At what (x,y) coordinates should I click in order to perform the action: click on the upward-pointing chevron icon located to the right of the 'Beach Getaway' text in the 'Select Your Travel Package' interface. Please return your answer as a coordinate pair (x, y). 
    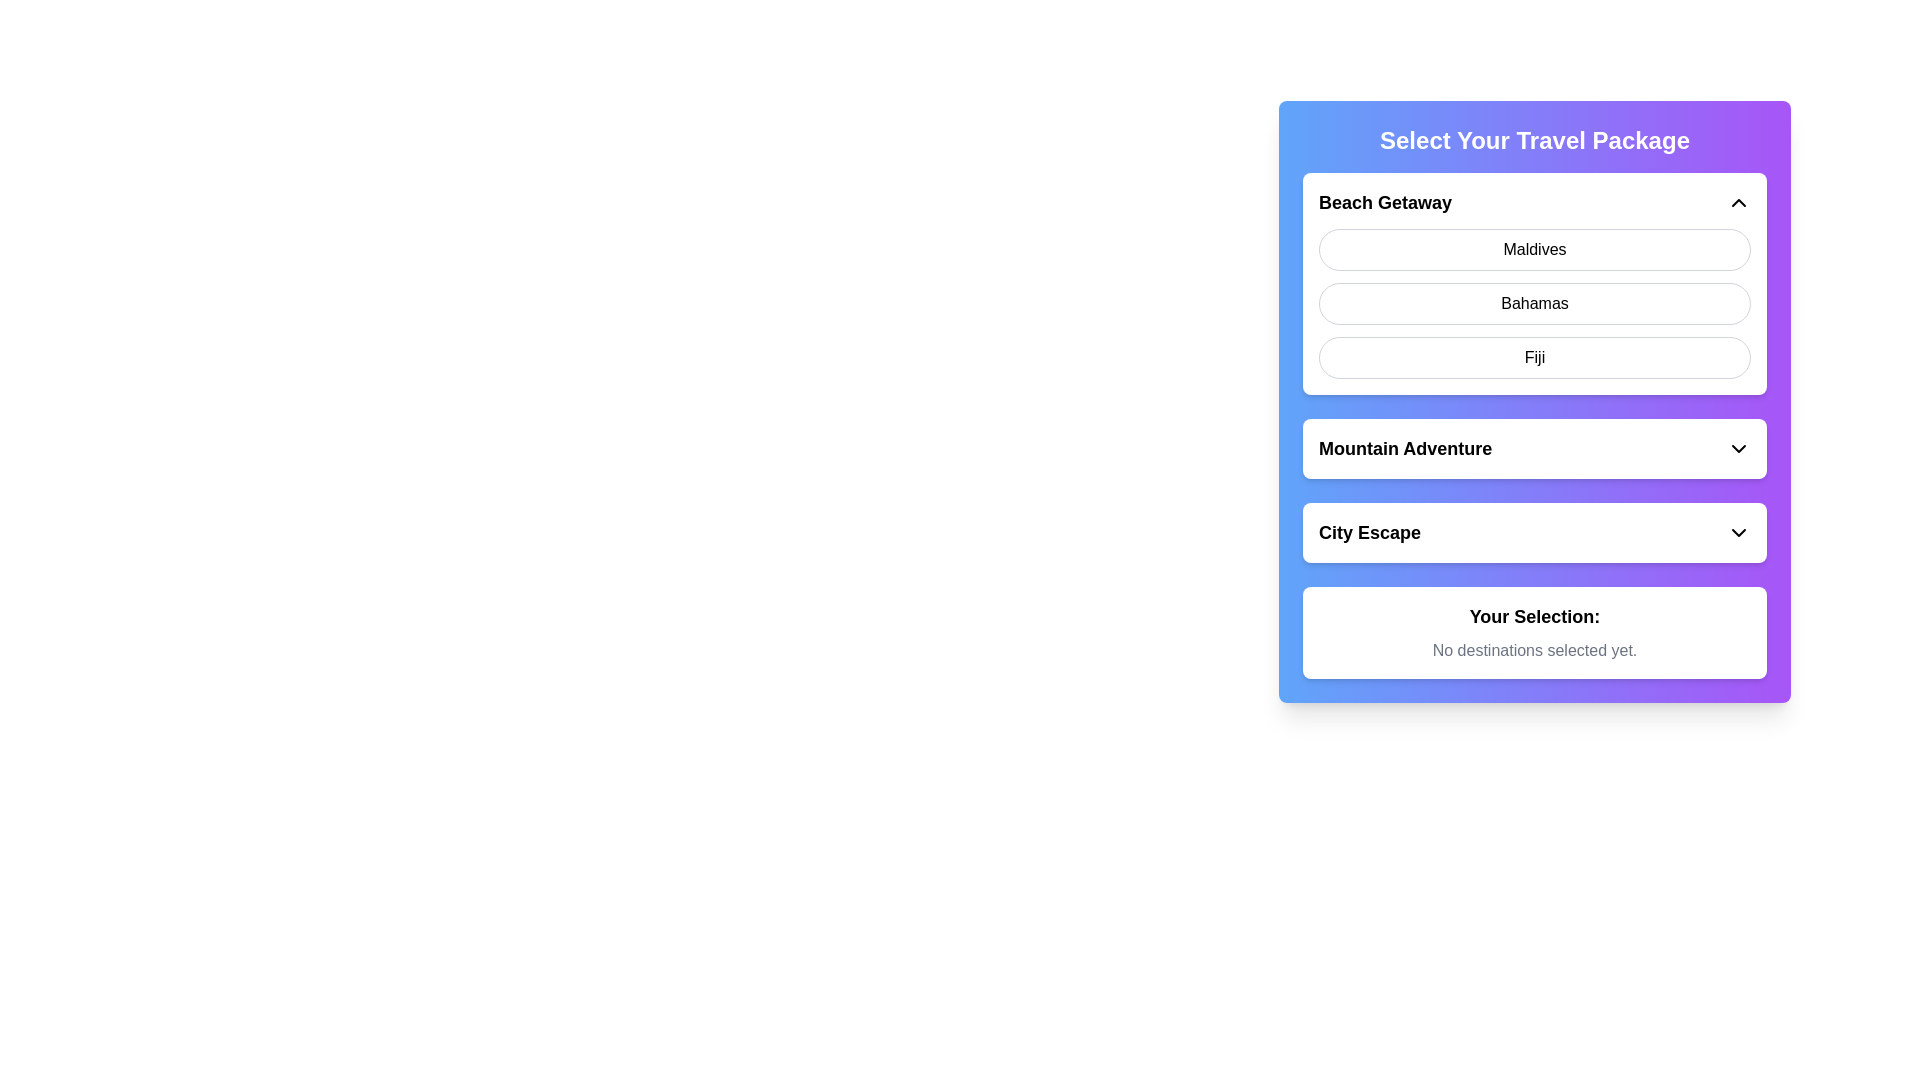
    Looking at the image, I should click on (1737, 203).